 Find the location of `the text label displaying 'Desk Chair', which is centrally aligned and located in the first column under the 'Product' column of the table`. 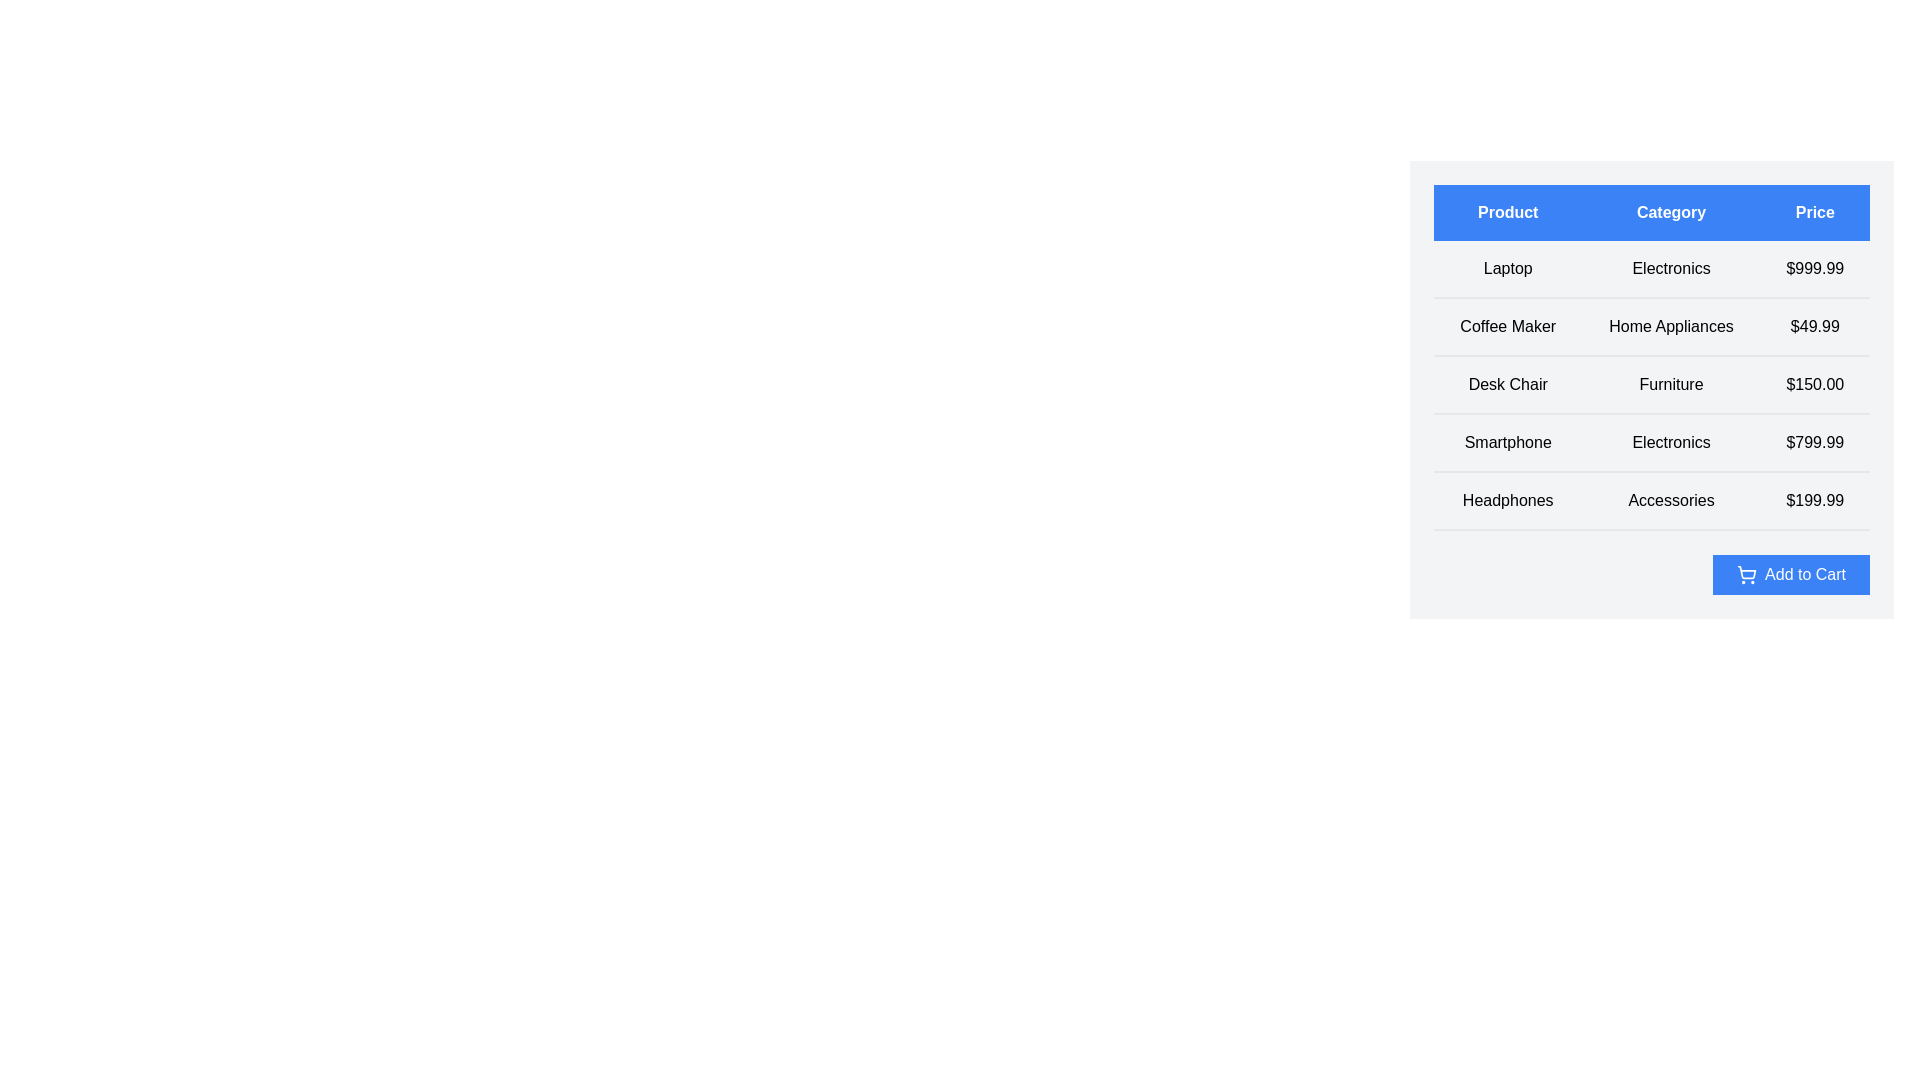

the text label displaying 'Desk Chair', which is centrally aligned and located in the first column under the 'Product' column of the table is located at coordinates (1508, 385).